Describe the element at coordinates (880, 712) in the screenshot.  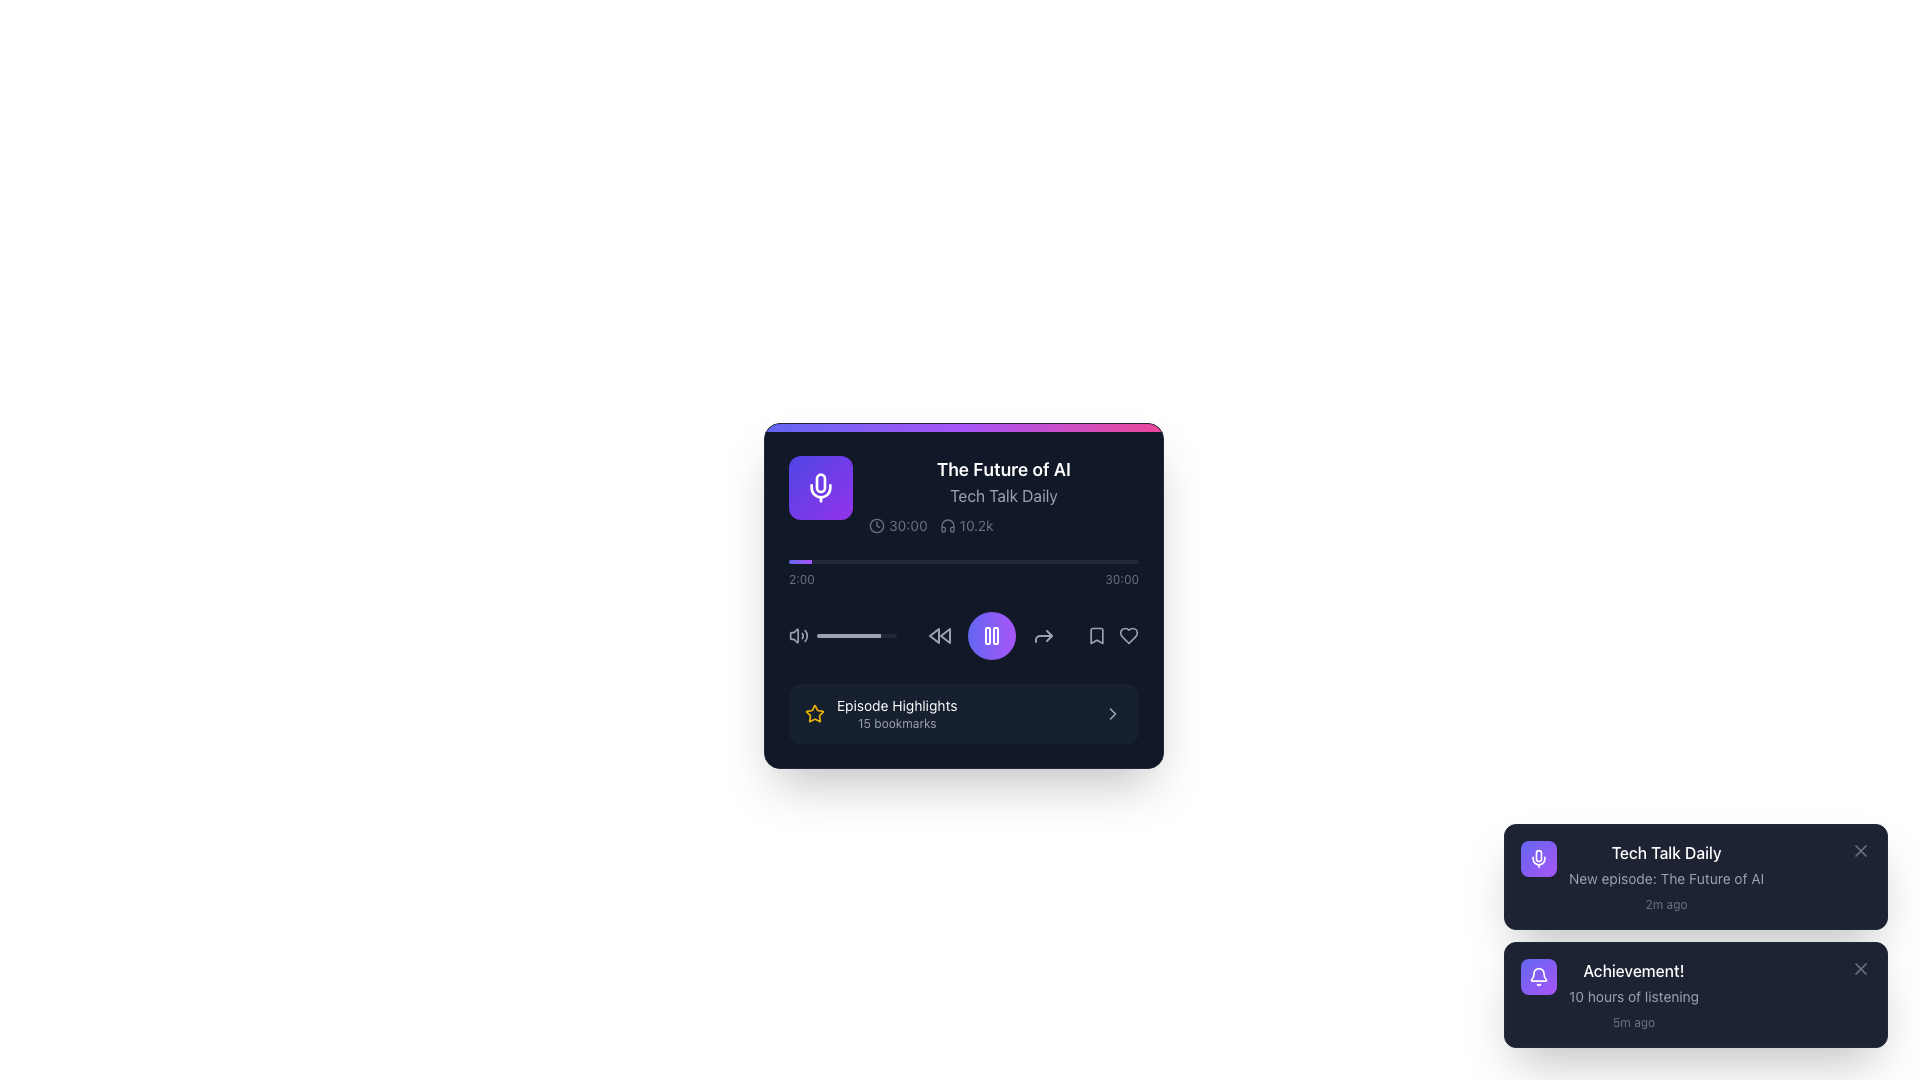
I see `the 'Episode Highlights' text label with the yellow star icon` at that location.